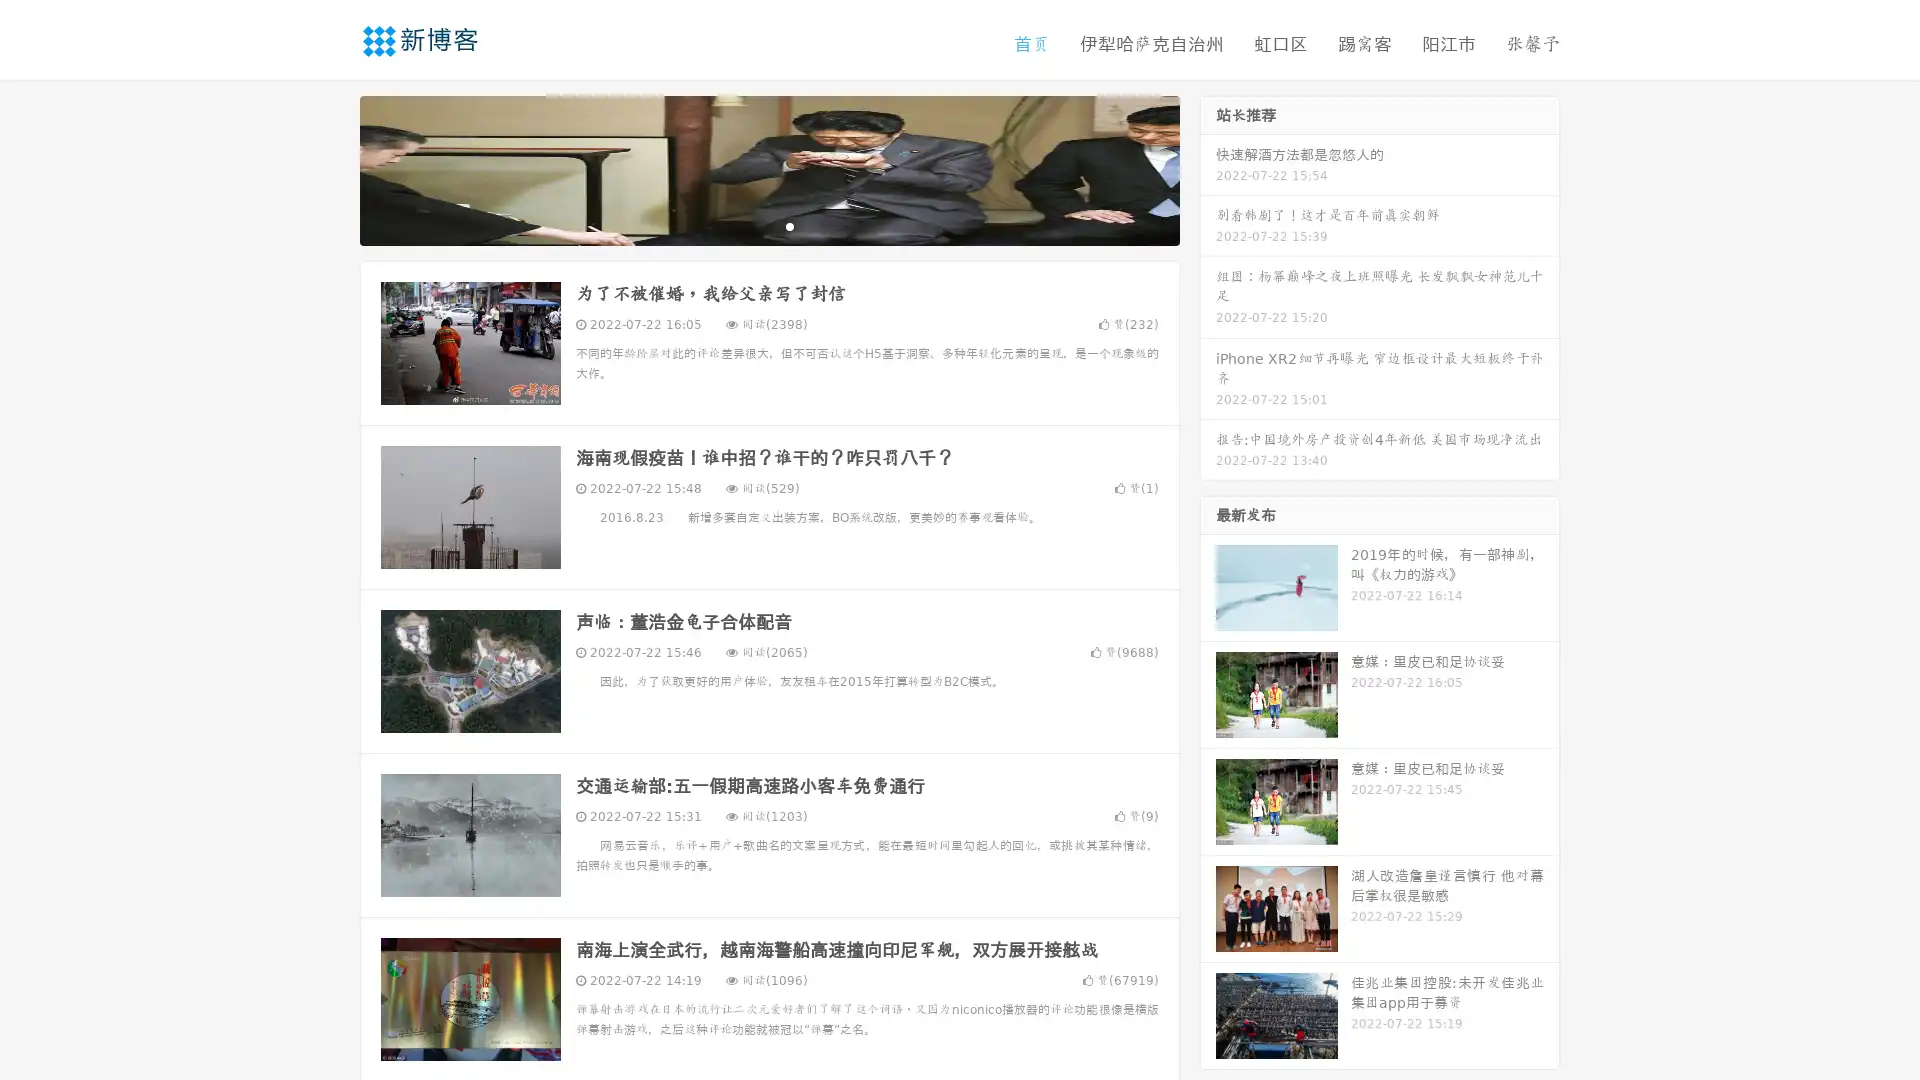  Describe the element at coordinates (1208, 168) in the screenshot. I see `Next slide` at that location.